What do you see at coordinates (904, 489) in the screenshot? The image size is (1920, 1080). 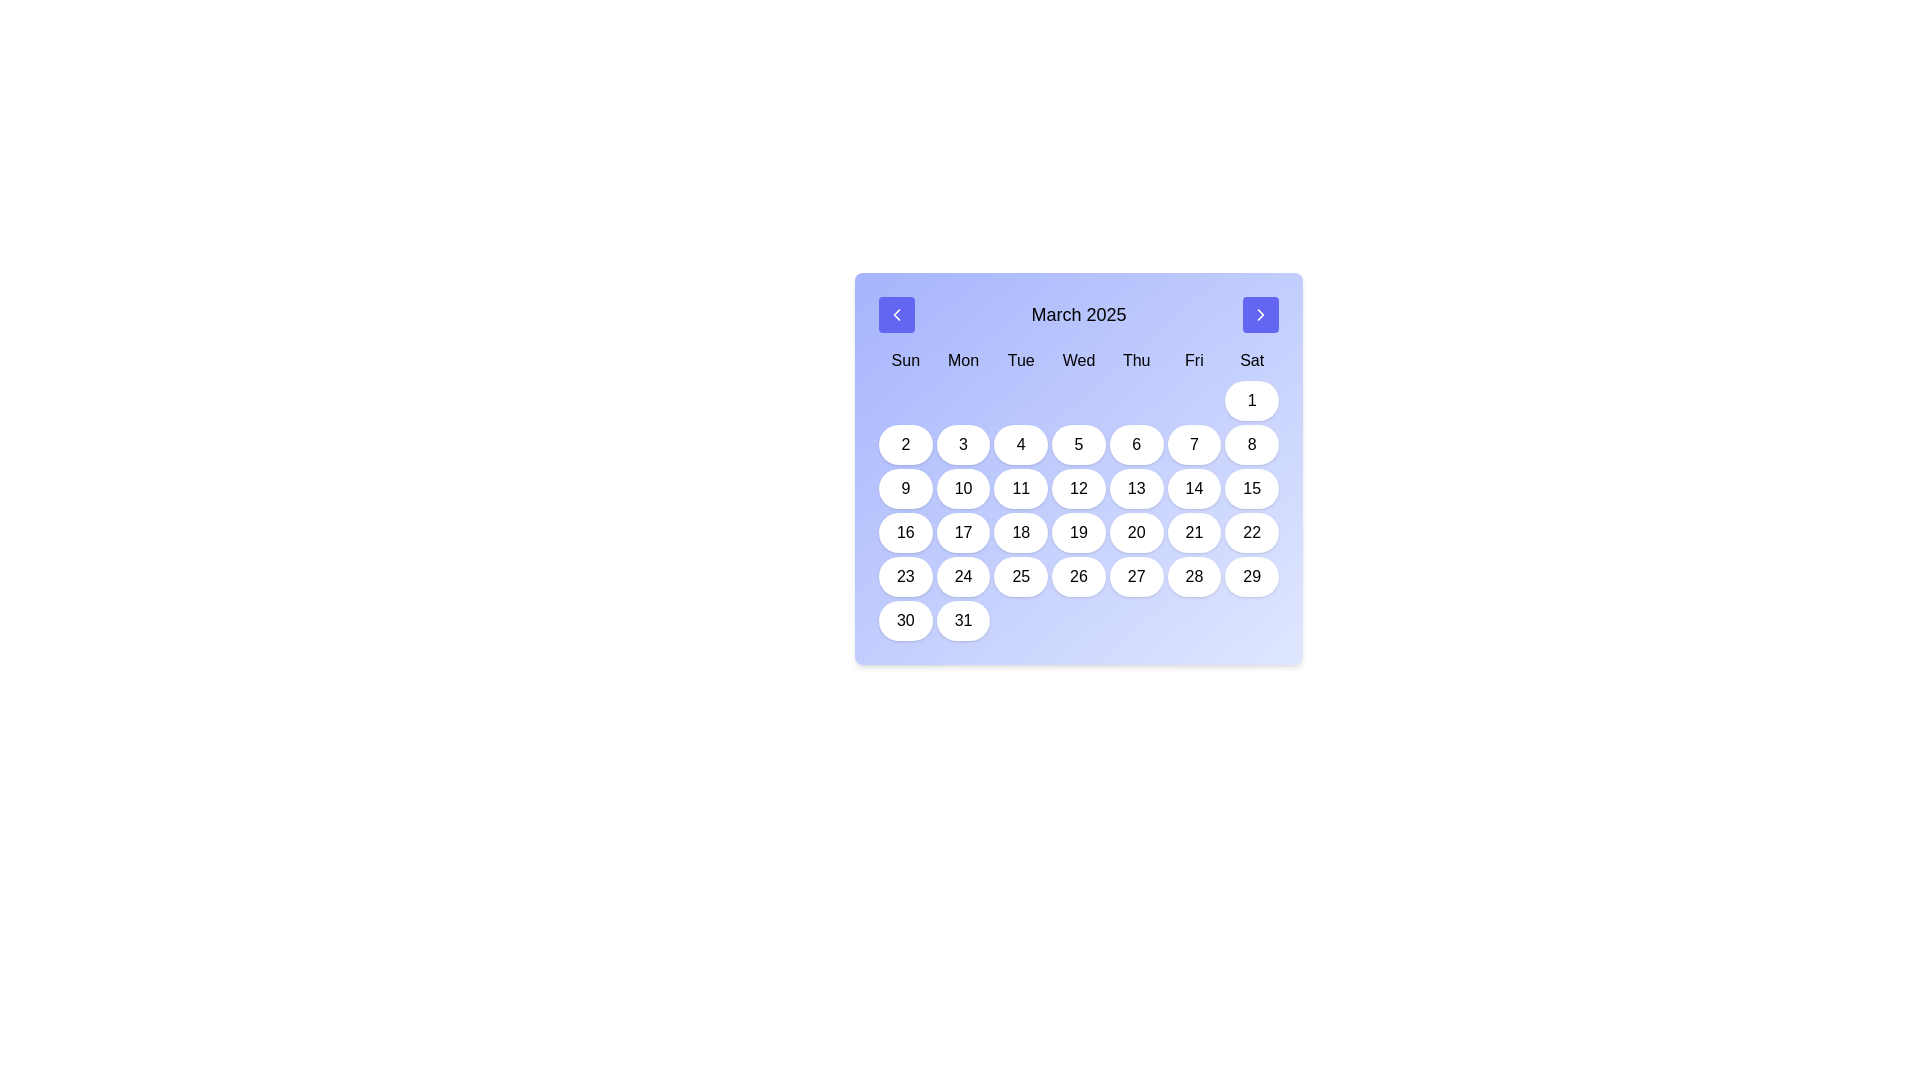 I see `the button representing a selectable date in the calendar interface, located in the third row and second column of the grid` at bounding box center [904, 489].